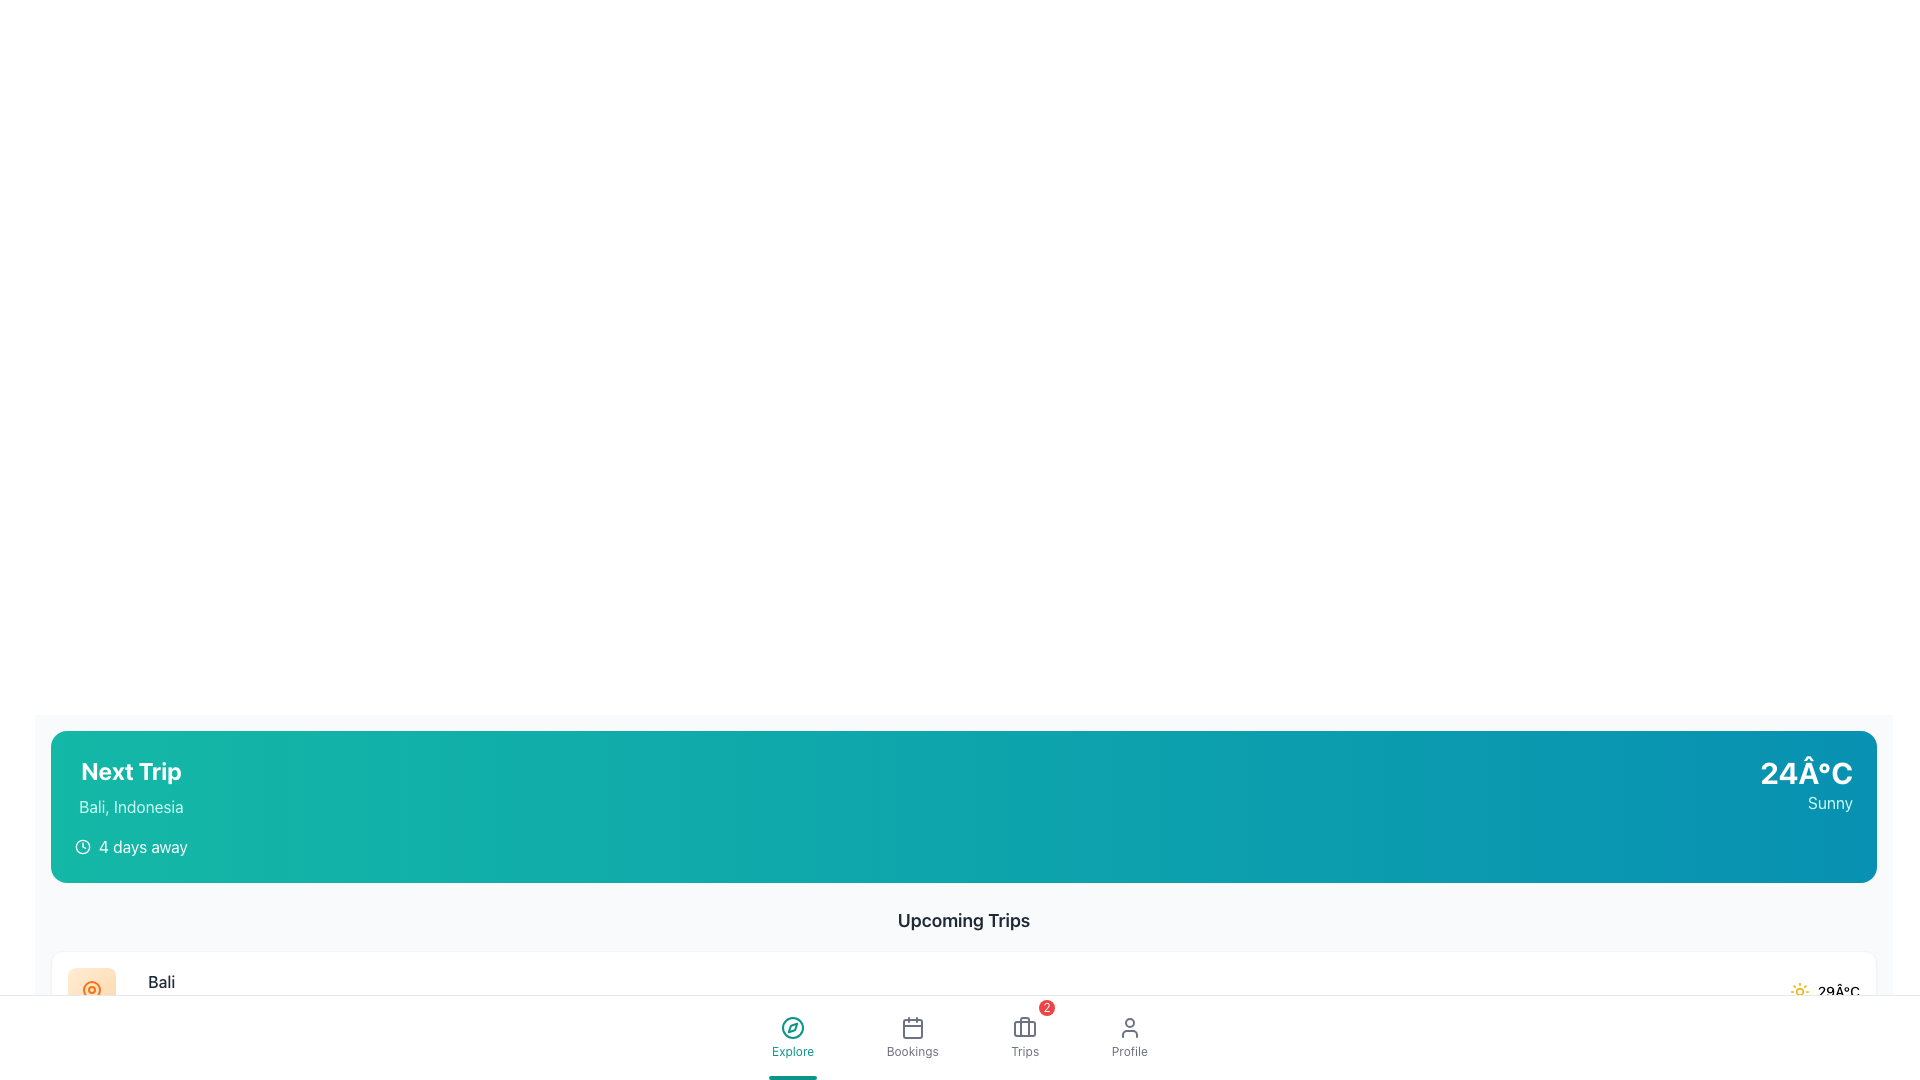 Image resolution: width=1920 pixels, height=1080 pixels. Describe the element at coordinates (911, 1051) in the screenshot. I see `the static text label 'Bookings' that indicates navigation to the Bookings section, positioned between the 'Explore' and 'Trips' sections in the bottom navigation bar` at that location.